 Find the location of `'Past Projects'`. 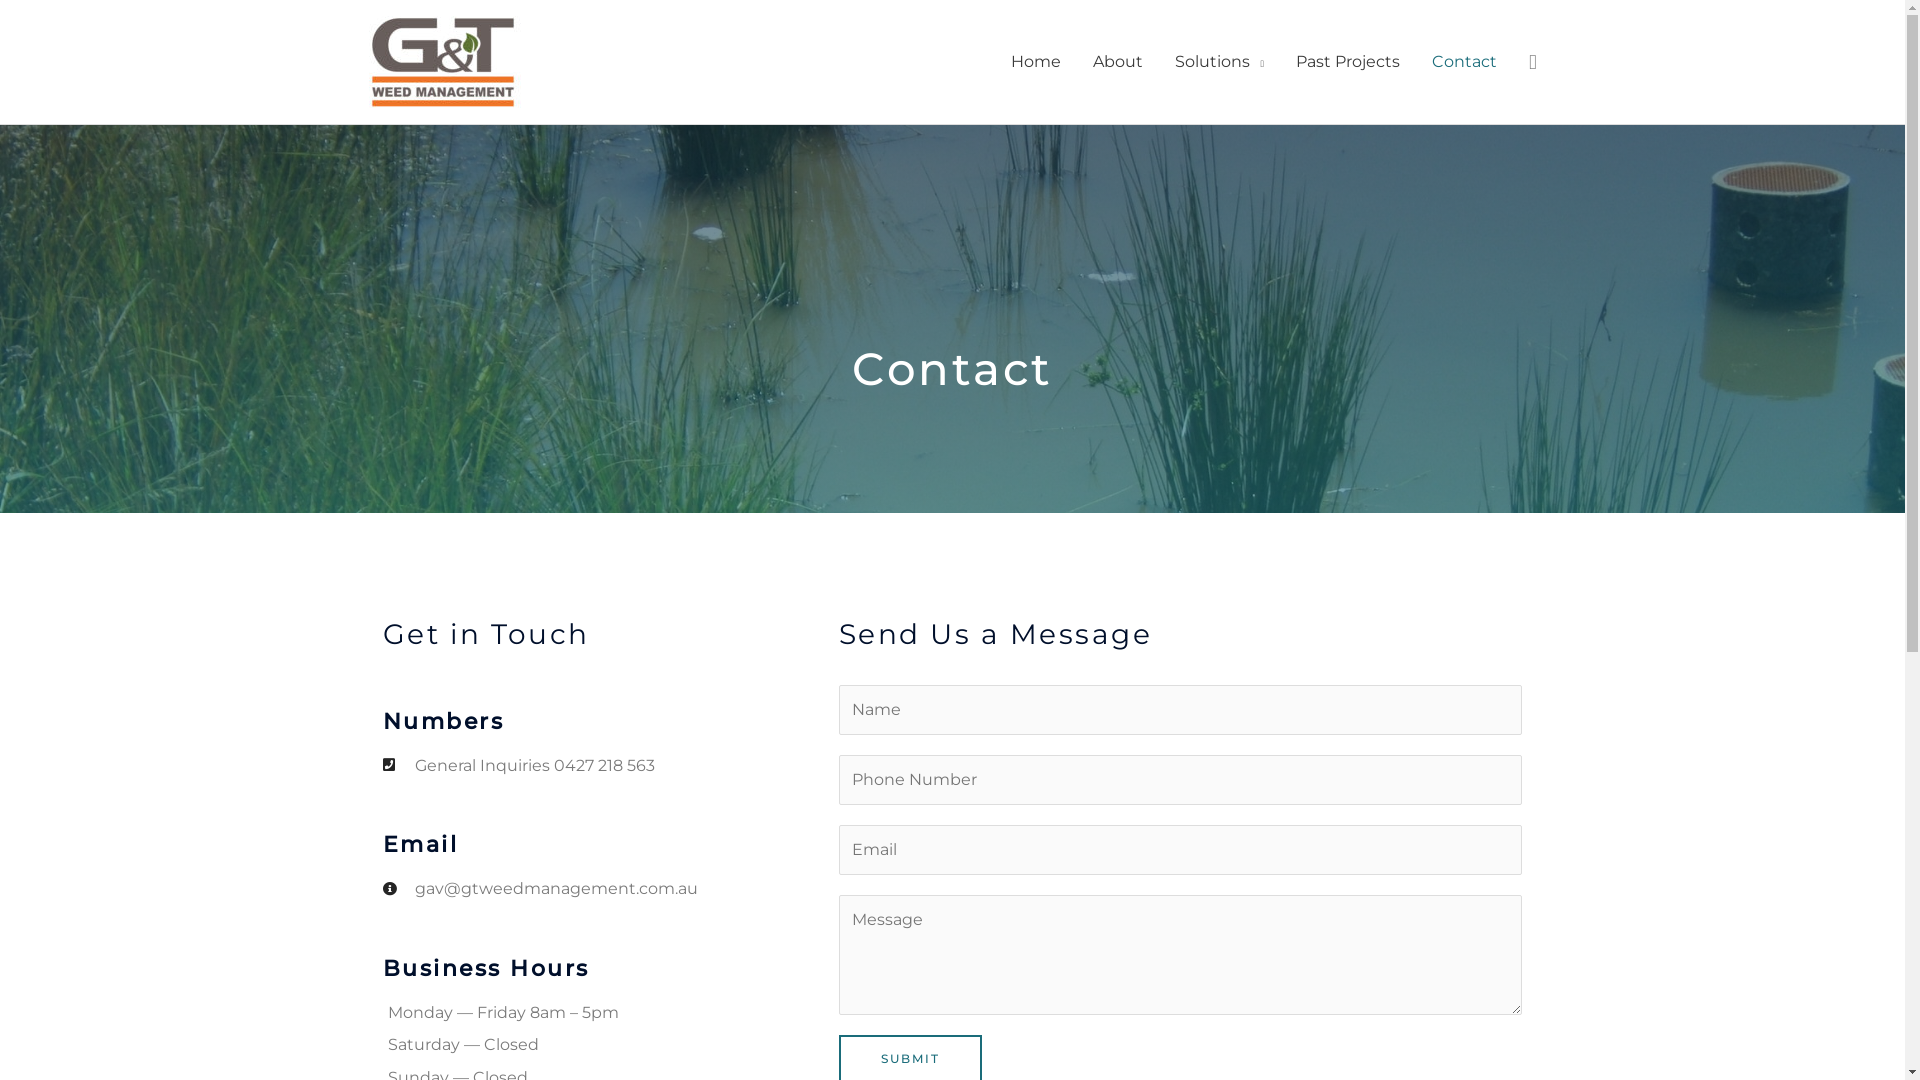

'Past Projects' is located at coordinates (1348, 60).